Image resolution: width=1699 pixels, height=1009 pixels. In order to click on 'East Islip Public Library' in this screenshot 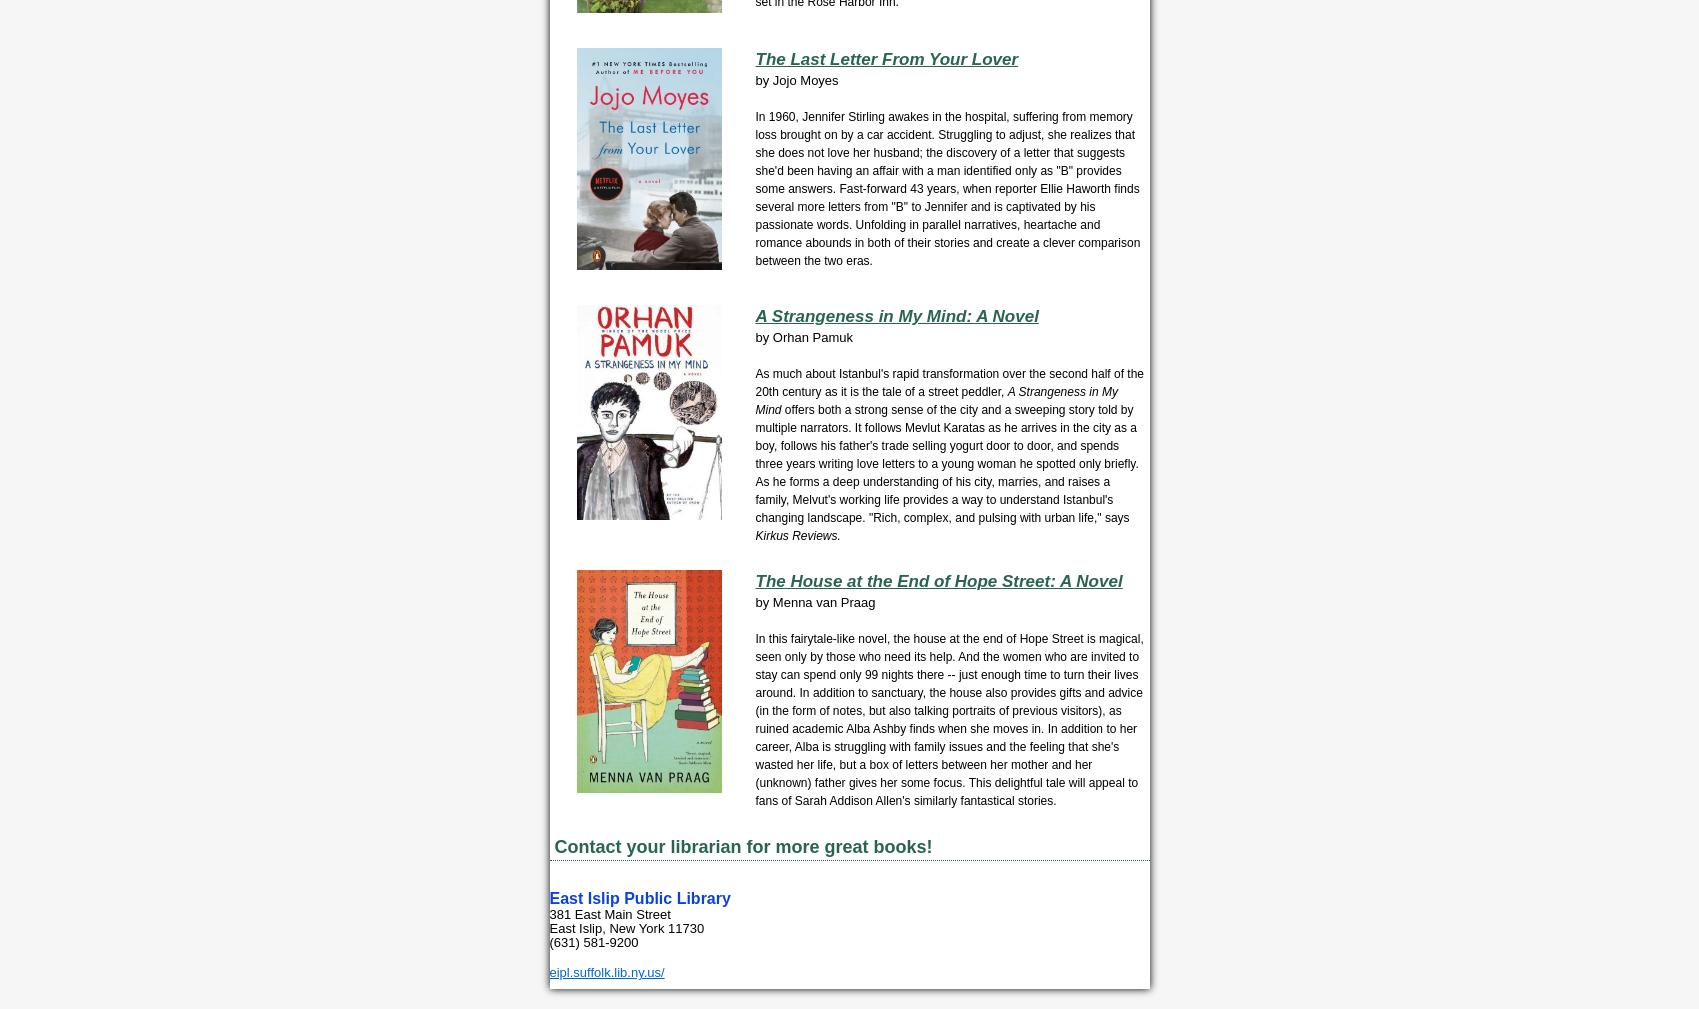, I will do `click(639, 898)`.